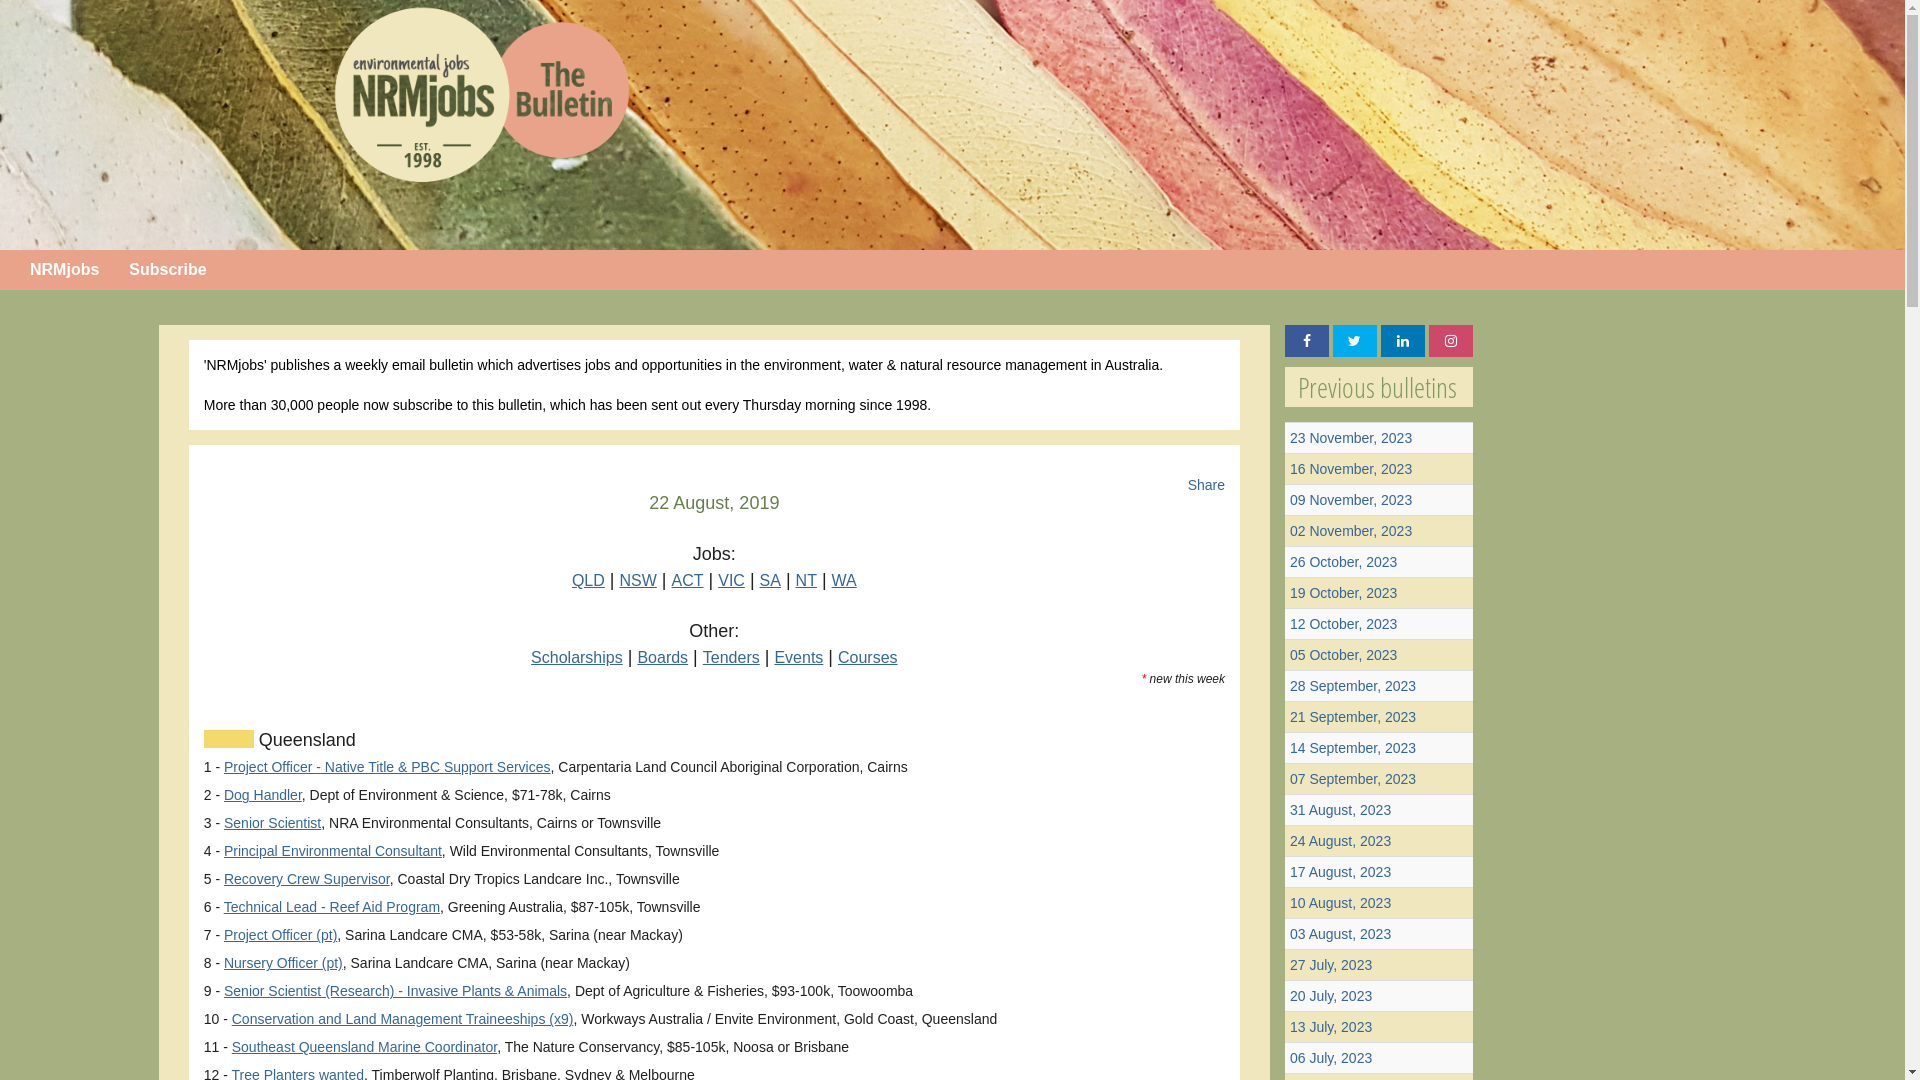  I want to click on 'Dog Handler', so click(262, 793).